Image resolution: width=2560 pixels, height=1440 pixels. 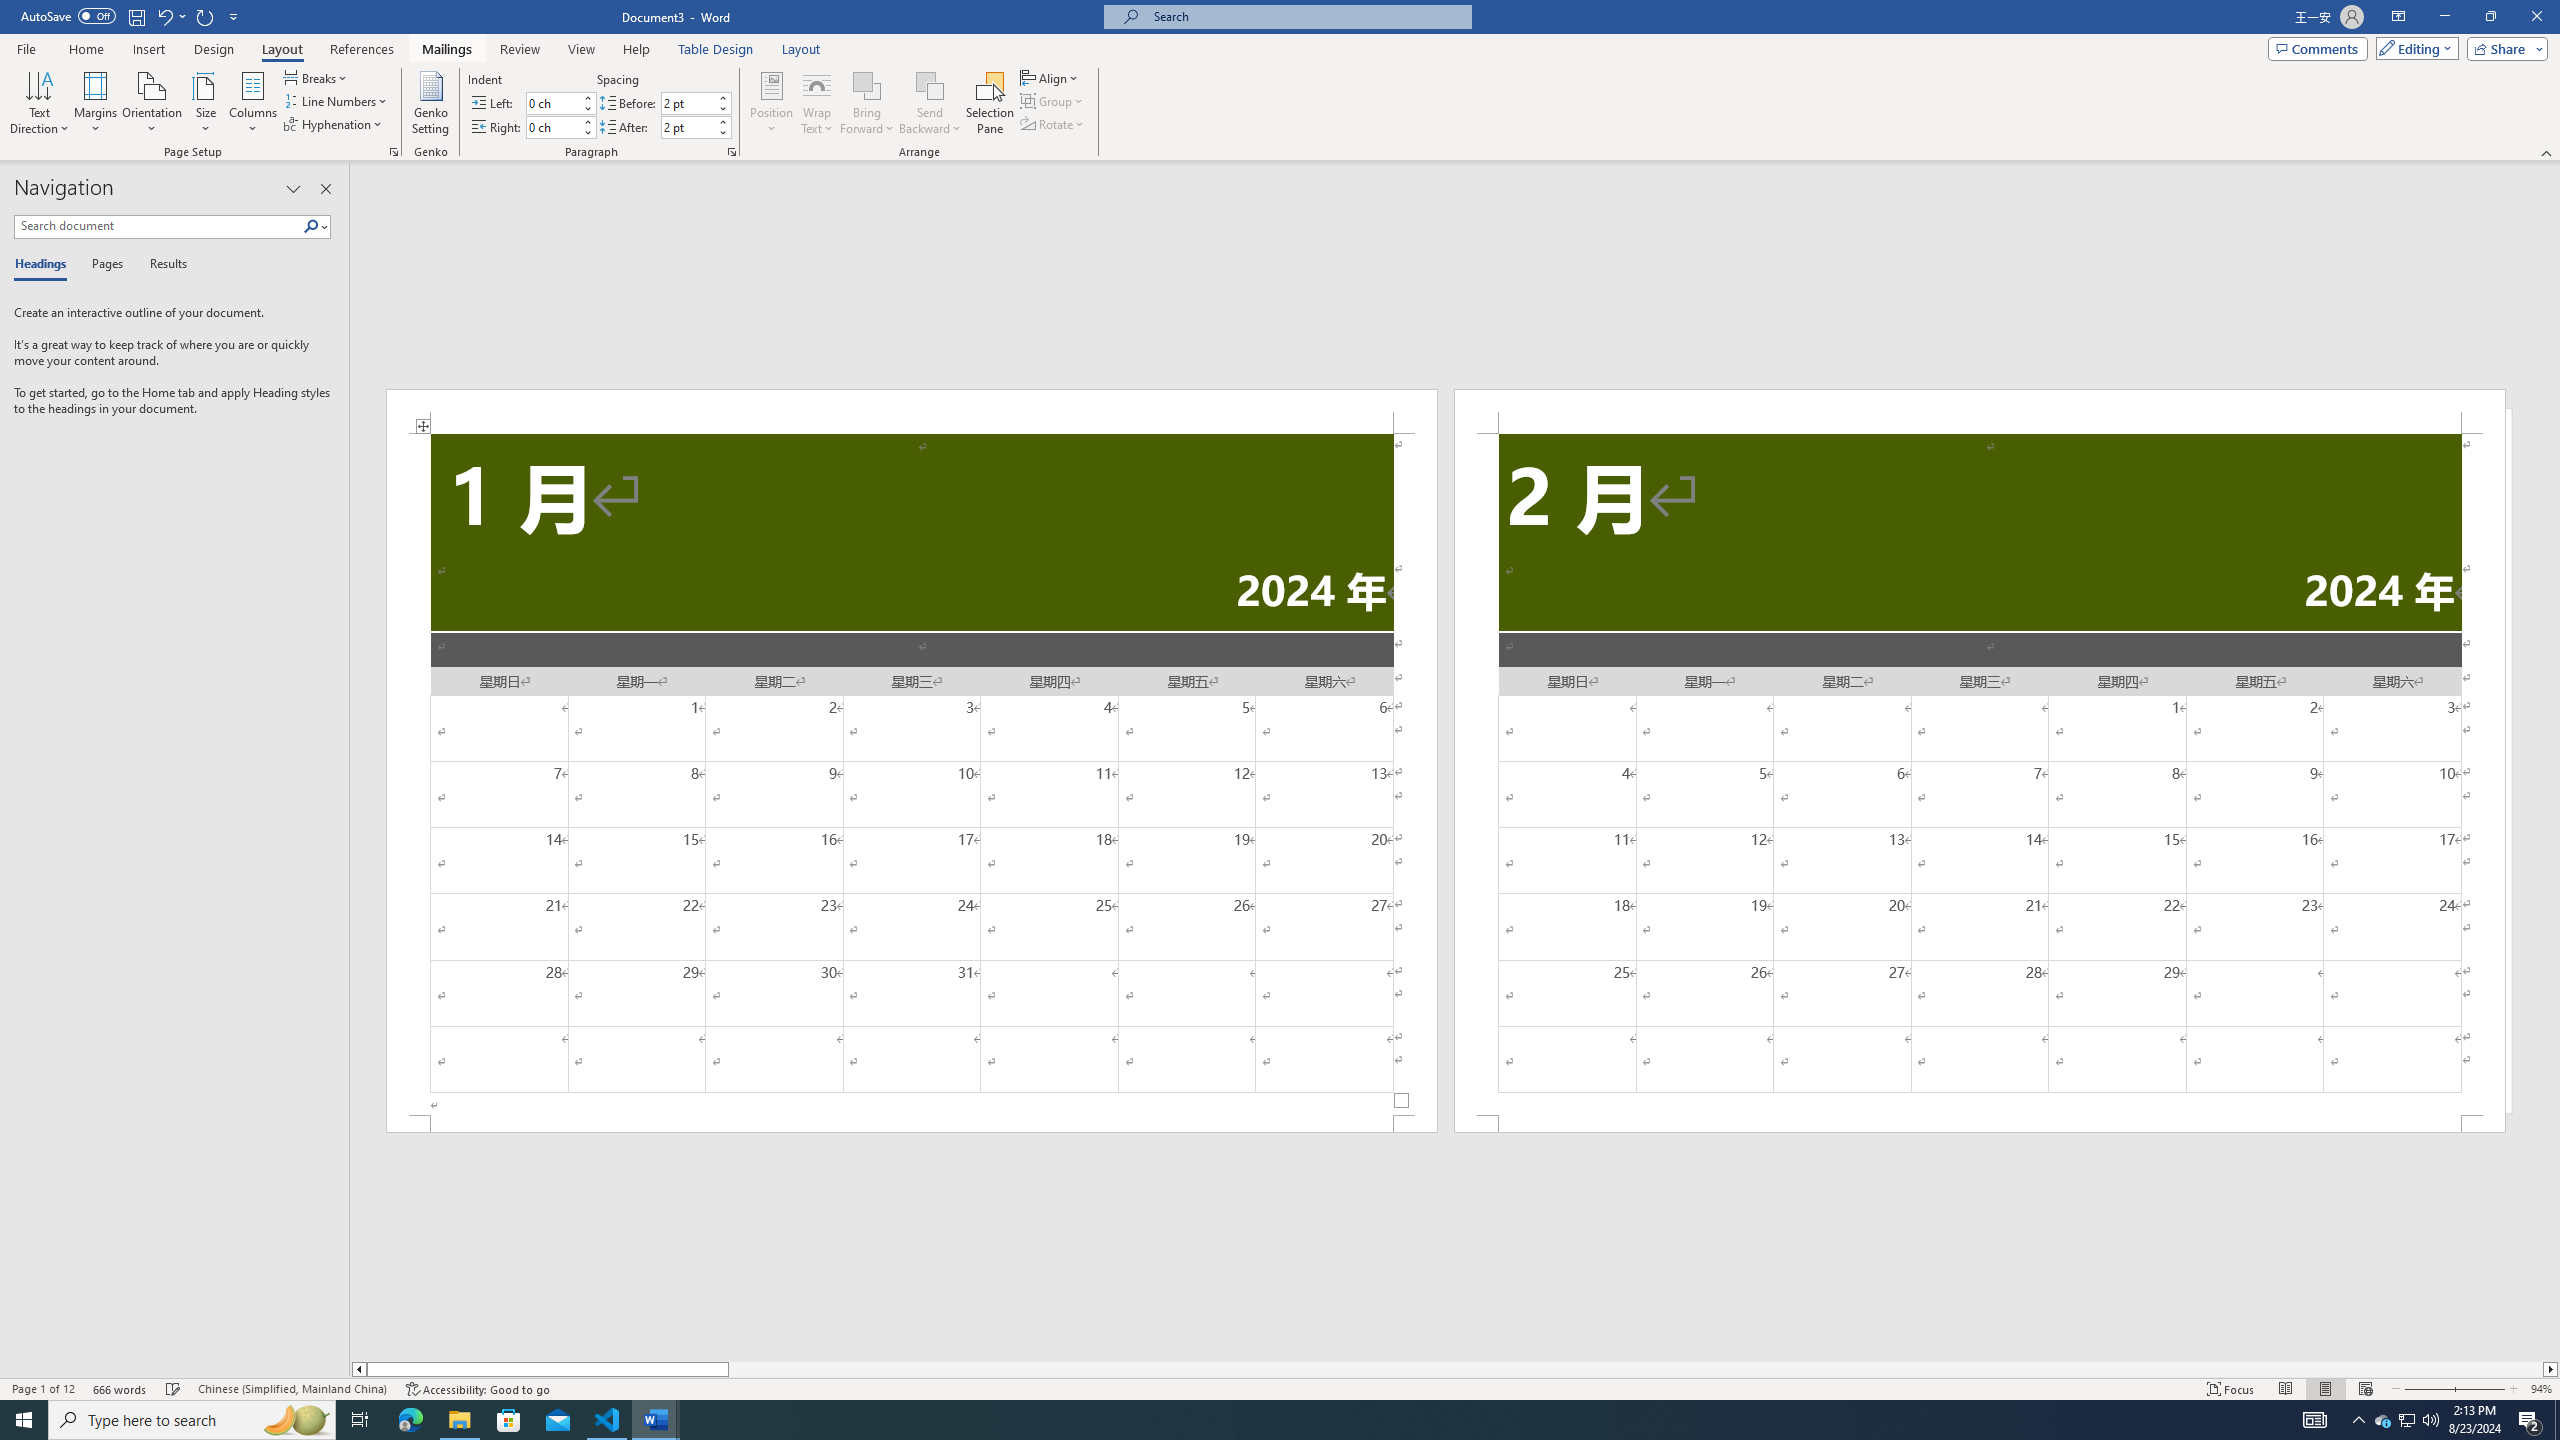 What do you see at coordinates (815, 103) in the screenshot?
I see `'Wrap Text'` at bounding box center [815, 103].